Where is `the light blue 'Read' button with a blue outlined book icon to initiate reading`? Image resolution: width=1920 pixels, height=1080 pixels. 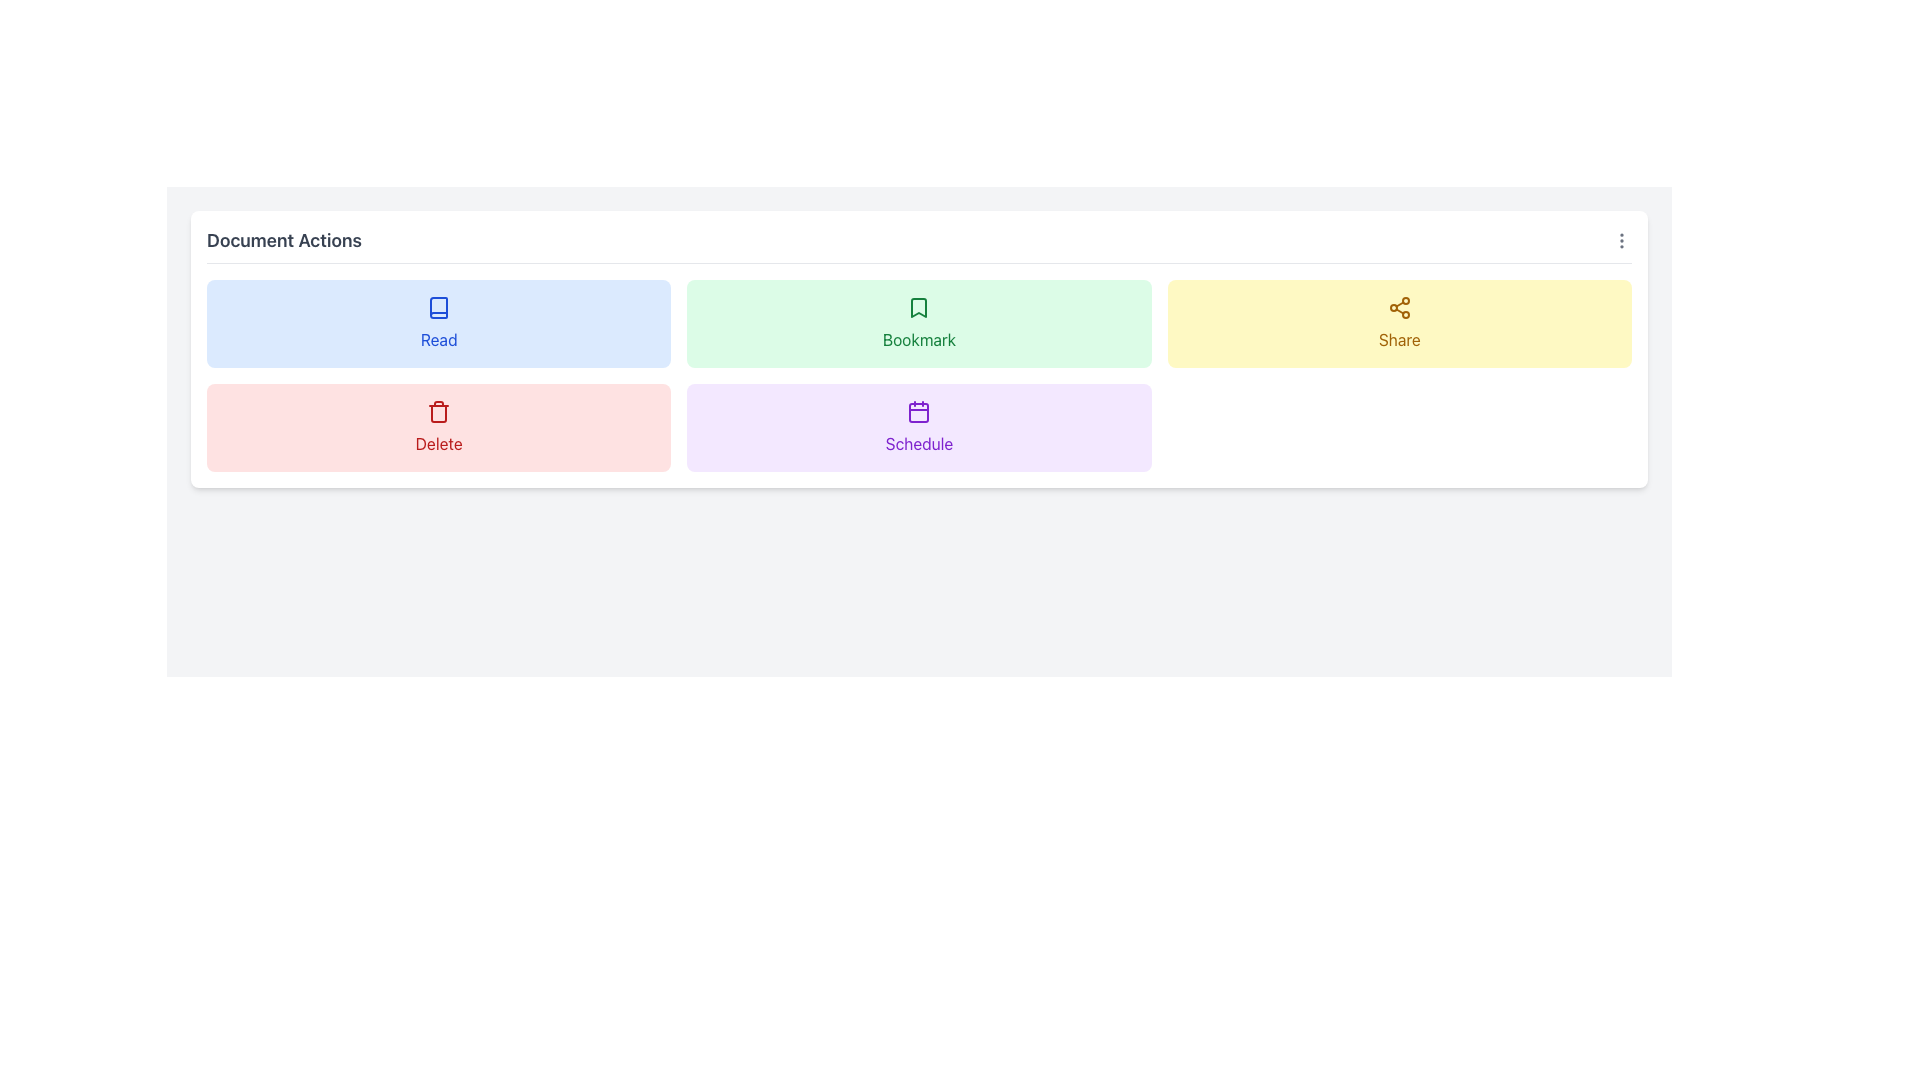
the light blue 'Read' button with a blue outlined book icon to initiate reading is located at coordinates (438, 323).